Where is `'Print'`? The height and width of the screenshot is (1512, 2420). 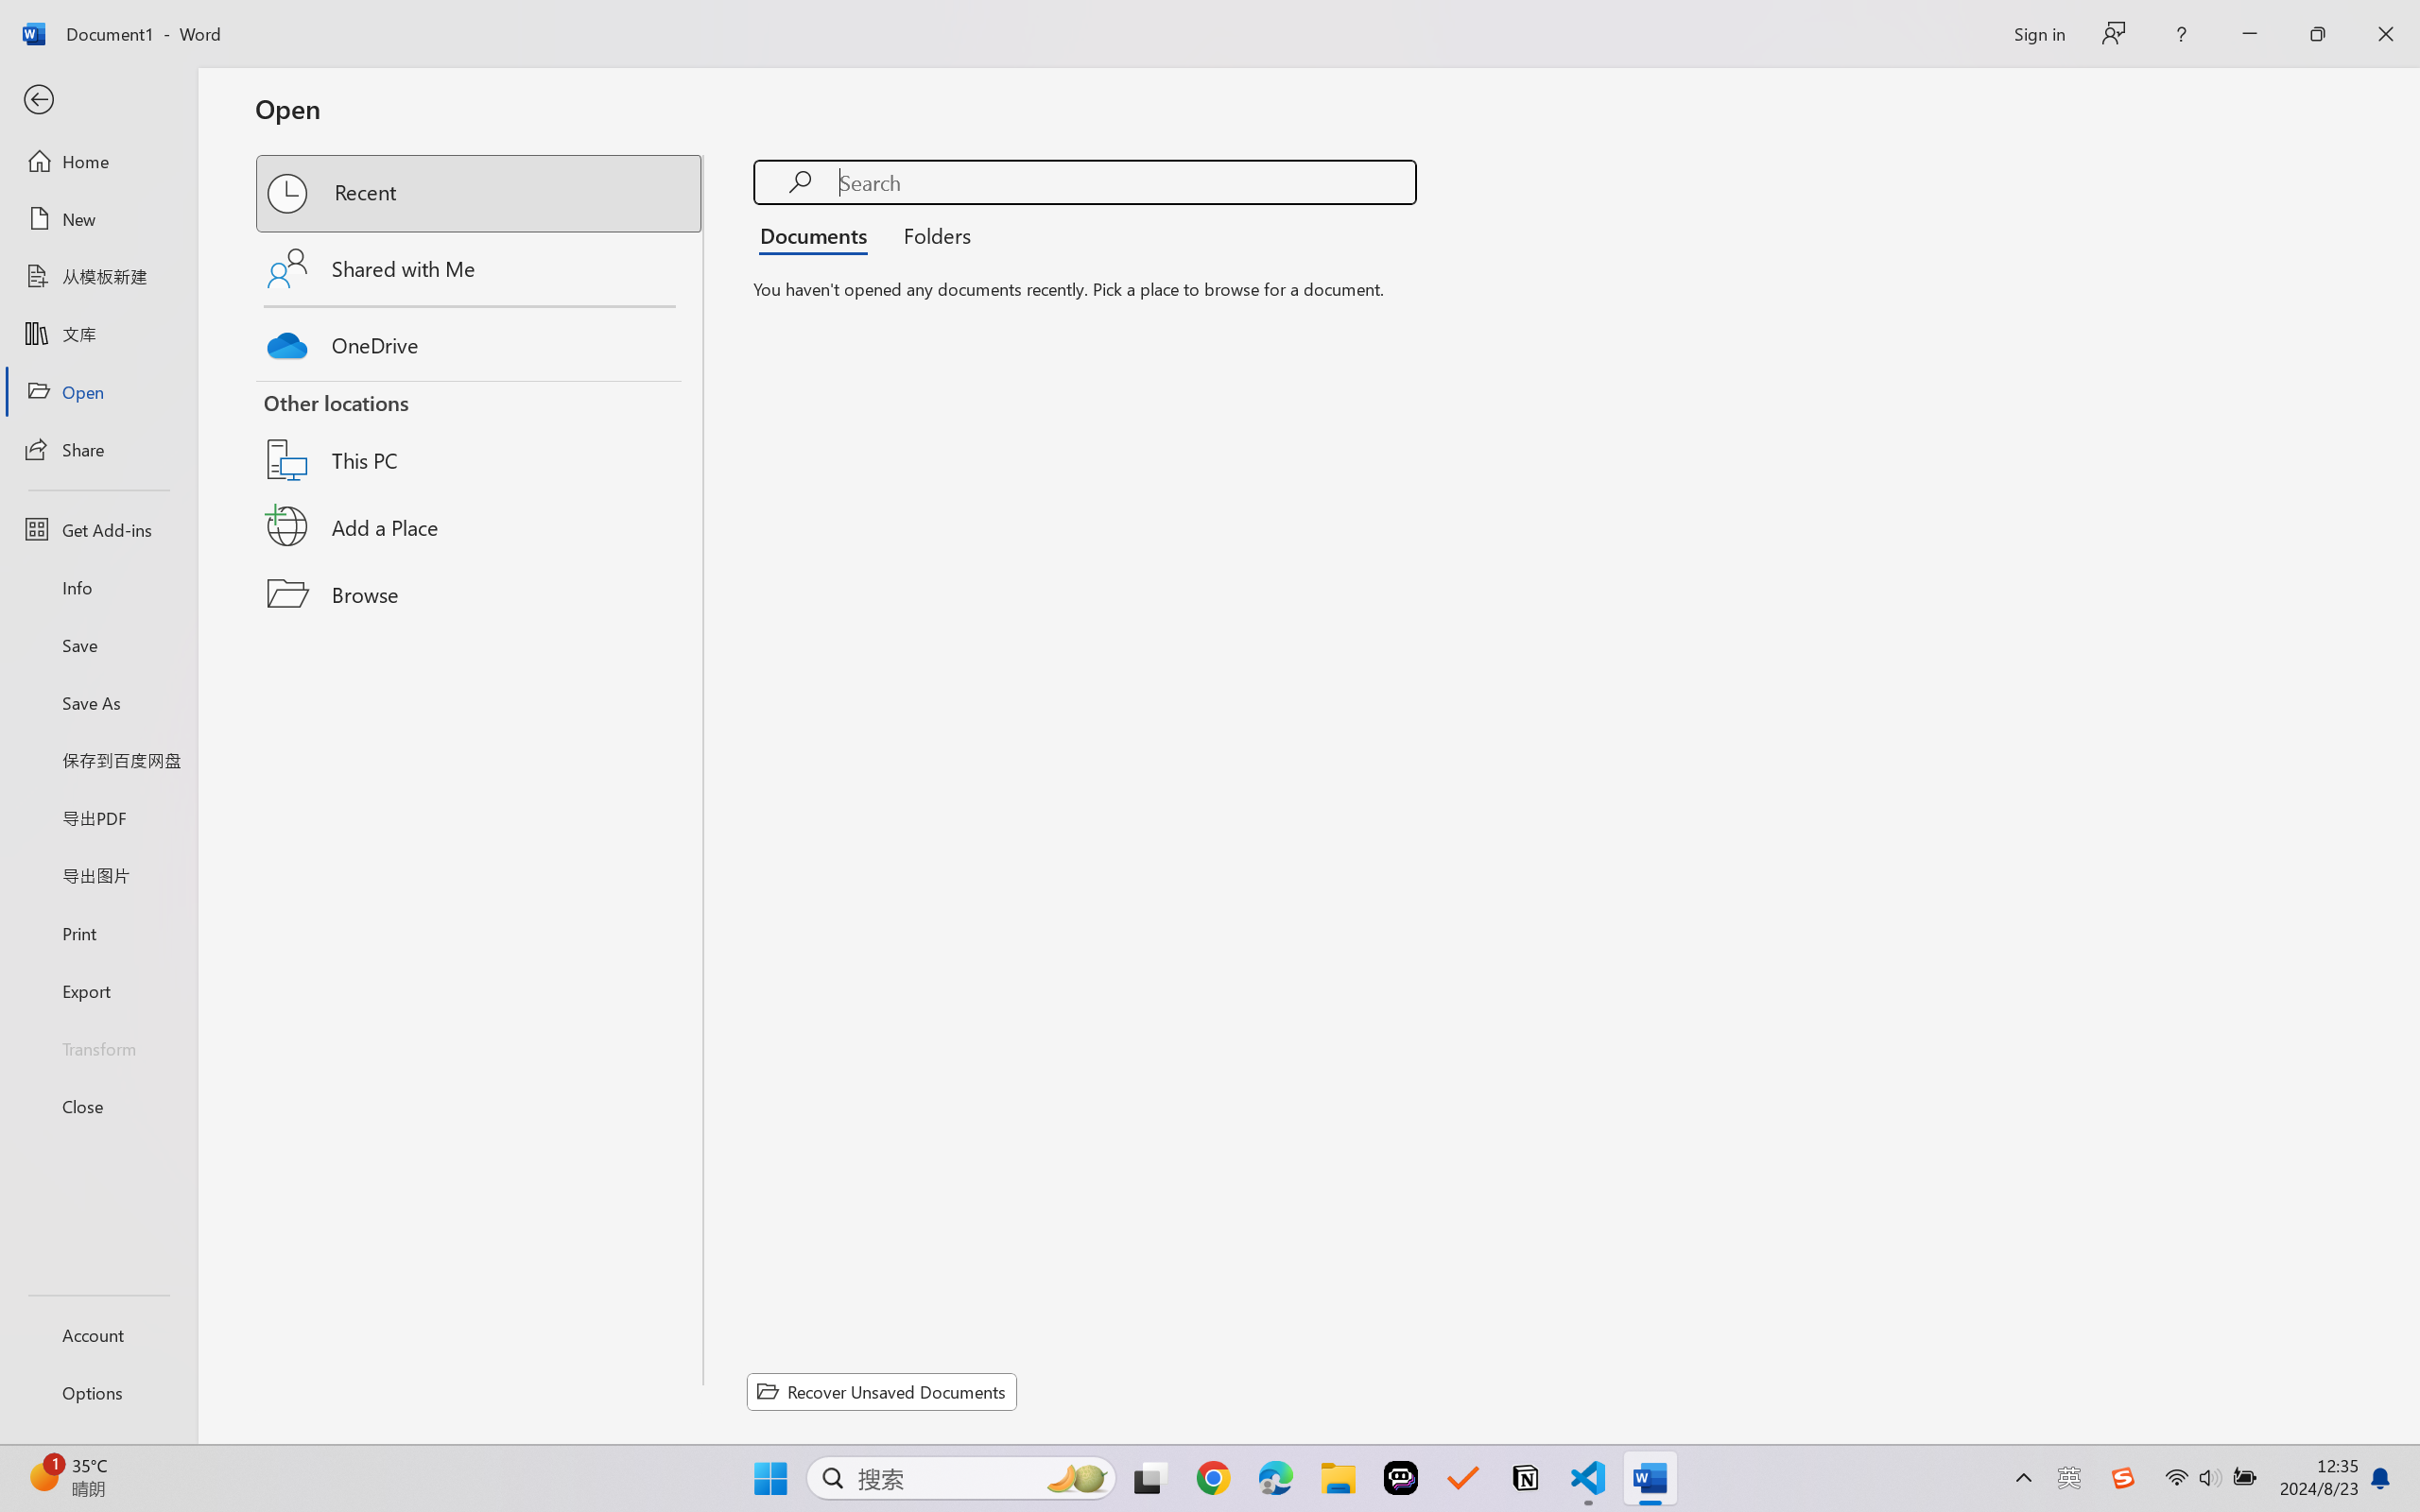 'Print' is located at coordinates (97, 933).